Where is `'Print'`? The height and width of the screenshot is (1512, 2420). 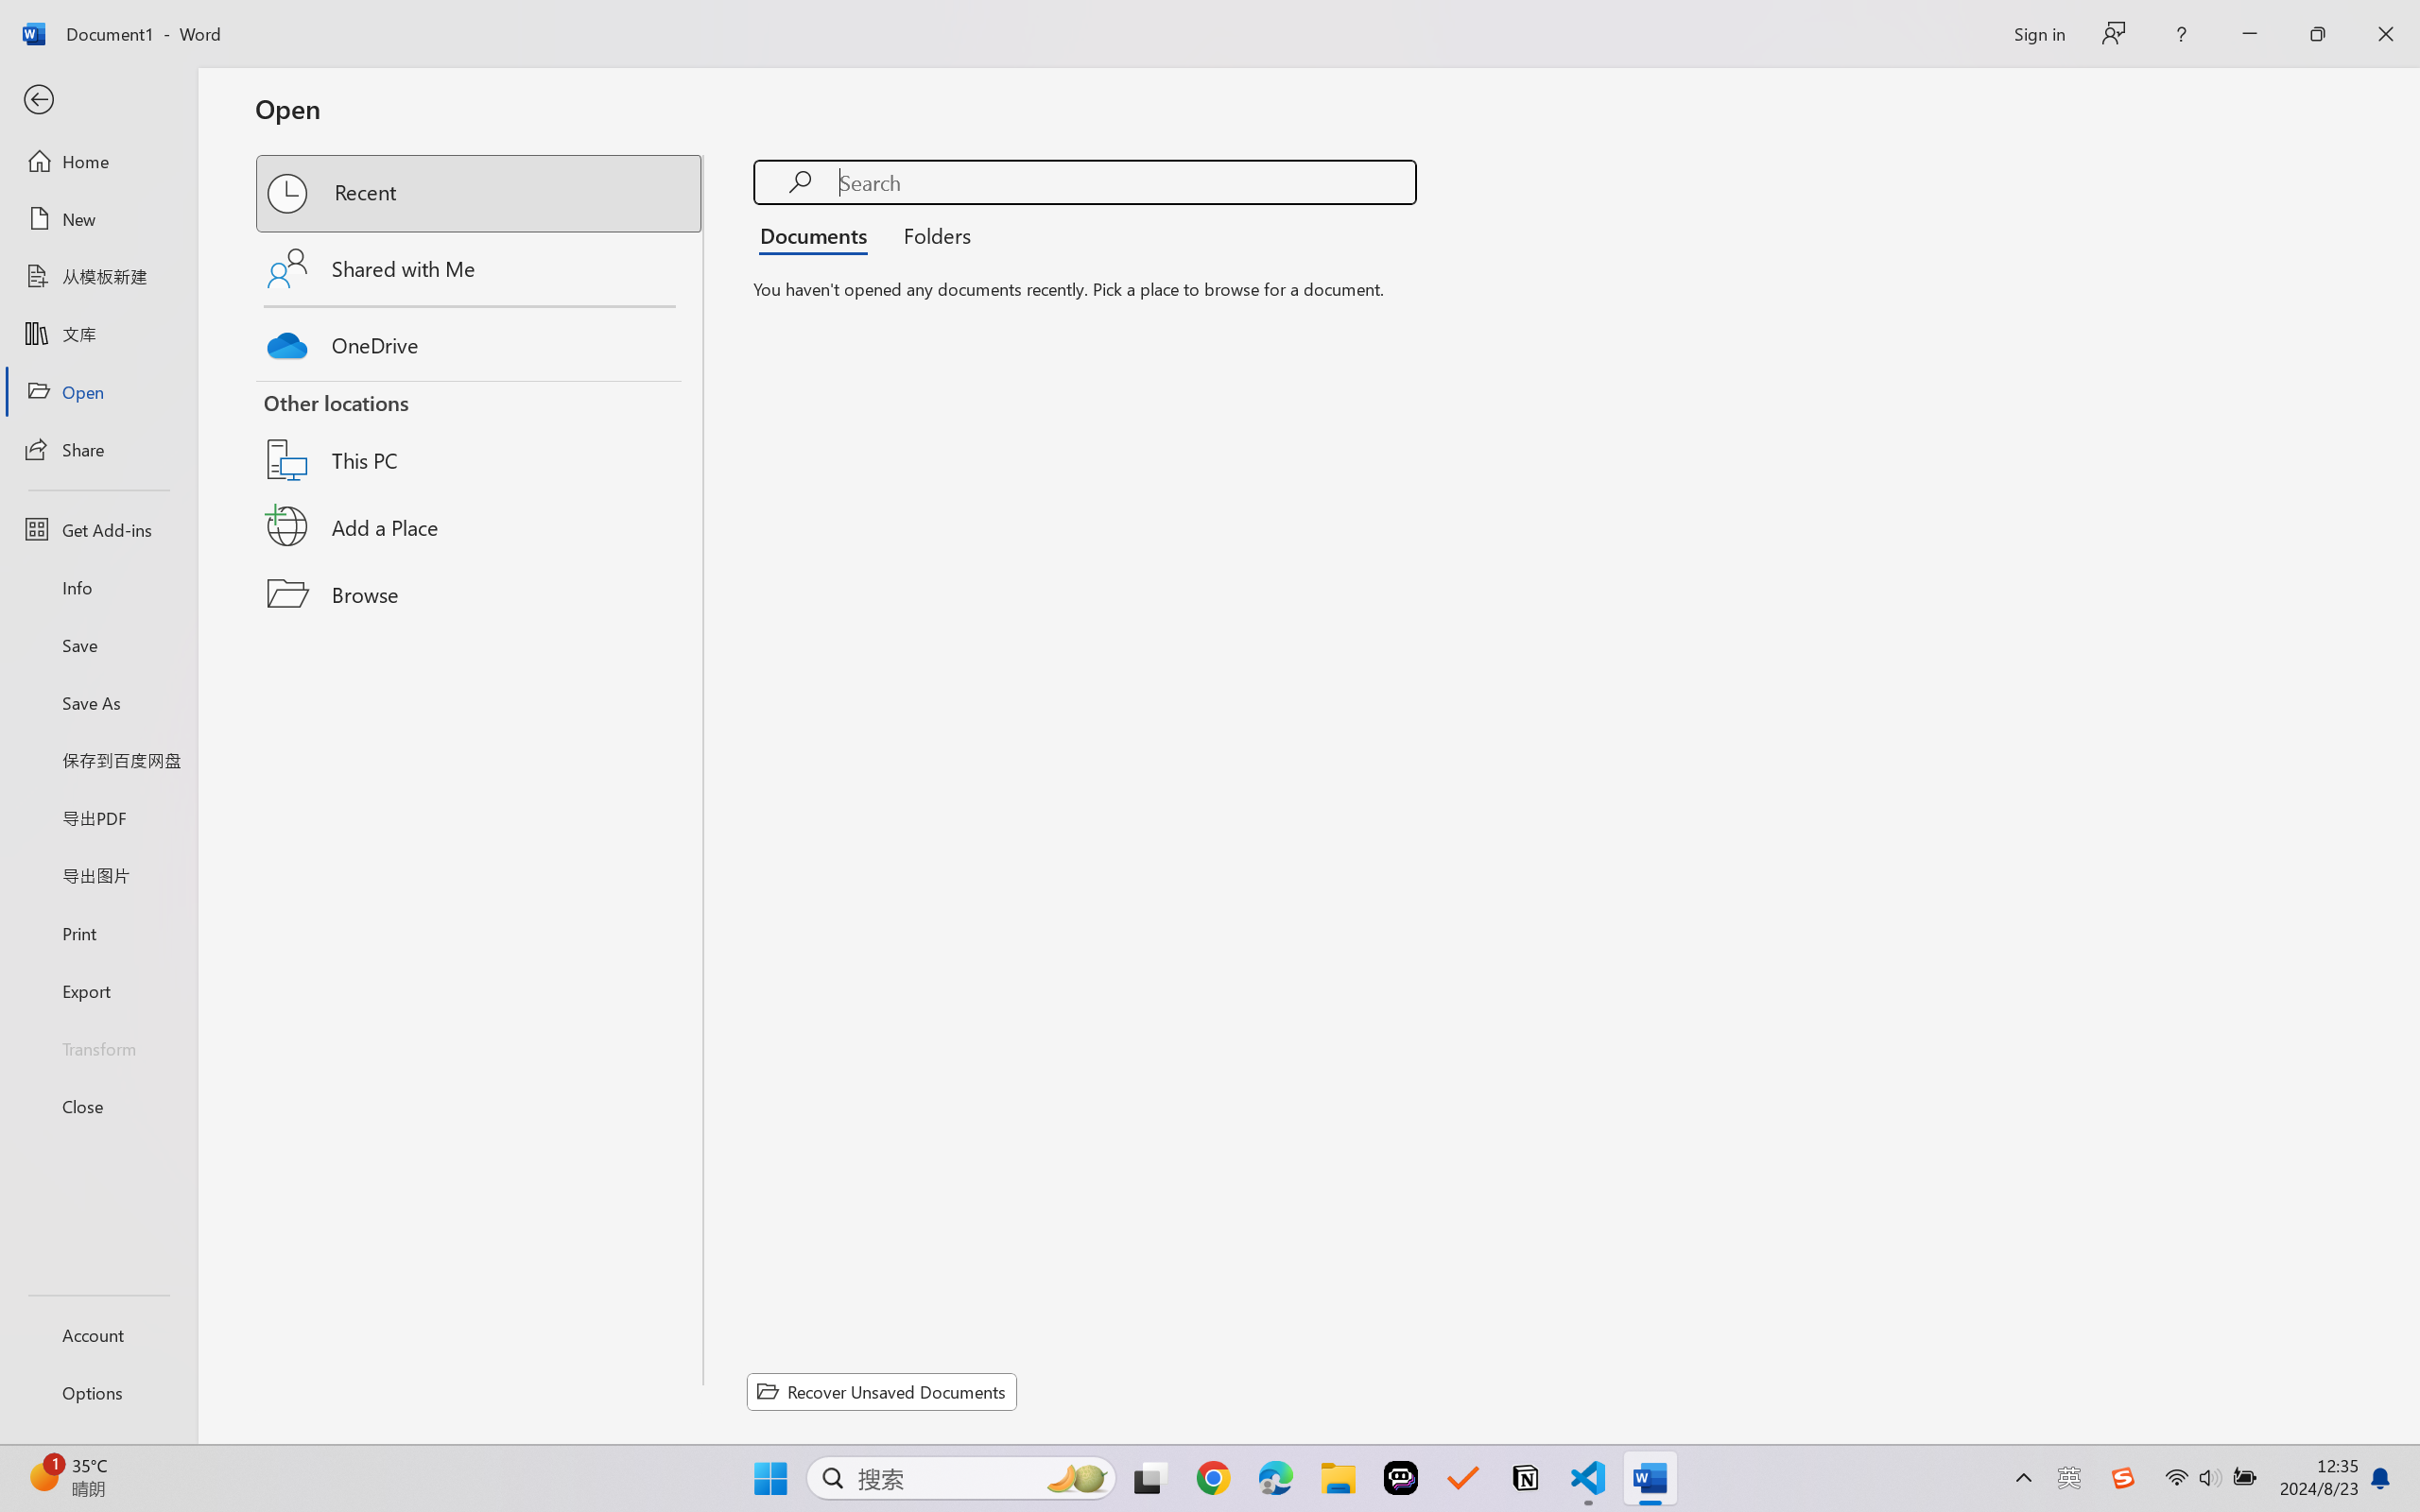 'Print' is located at coordinates (97, 933).